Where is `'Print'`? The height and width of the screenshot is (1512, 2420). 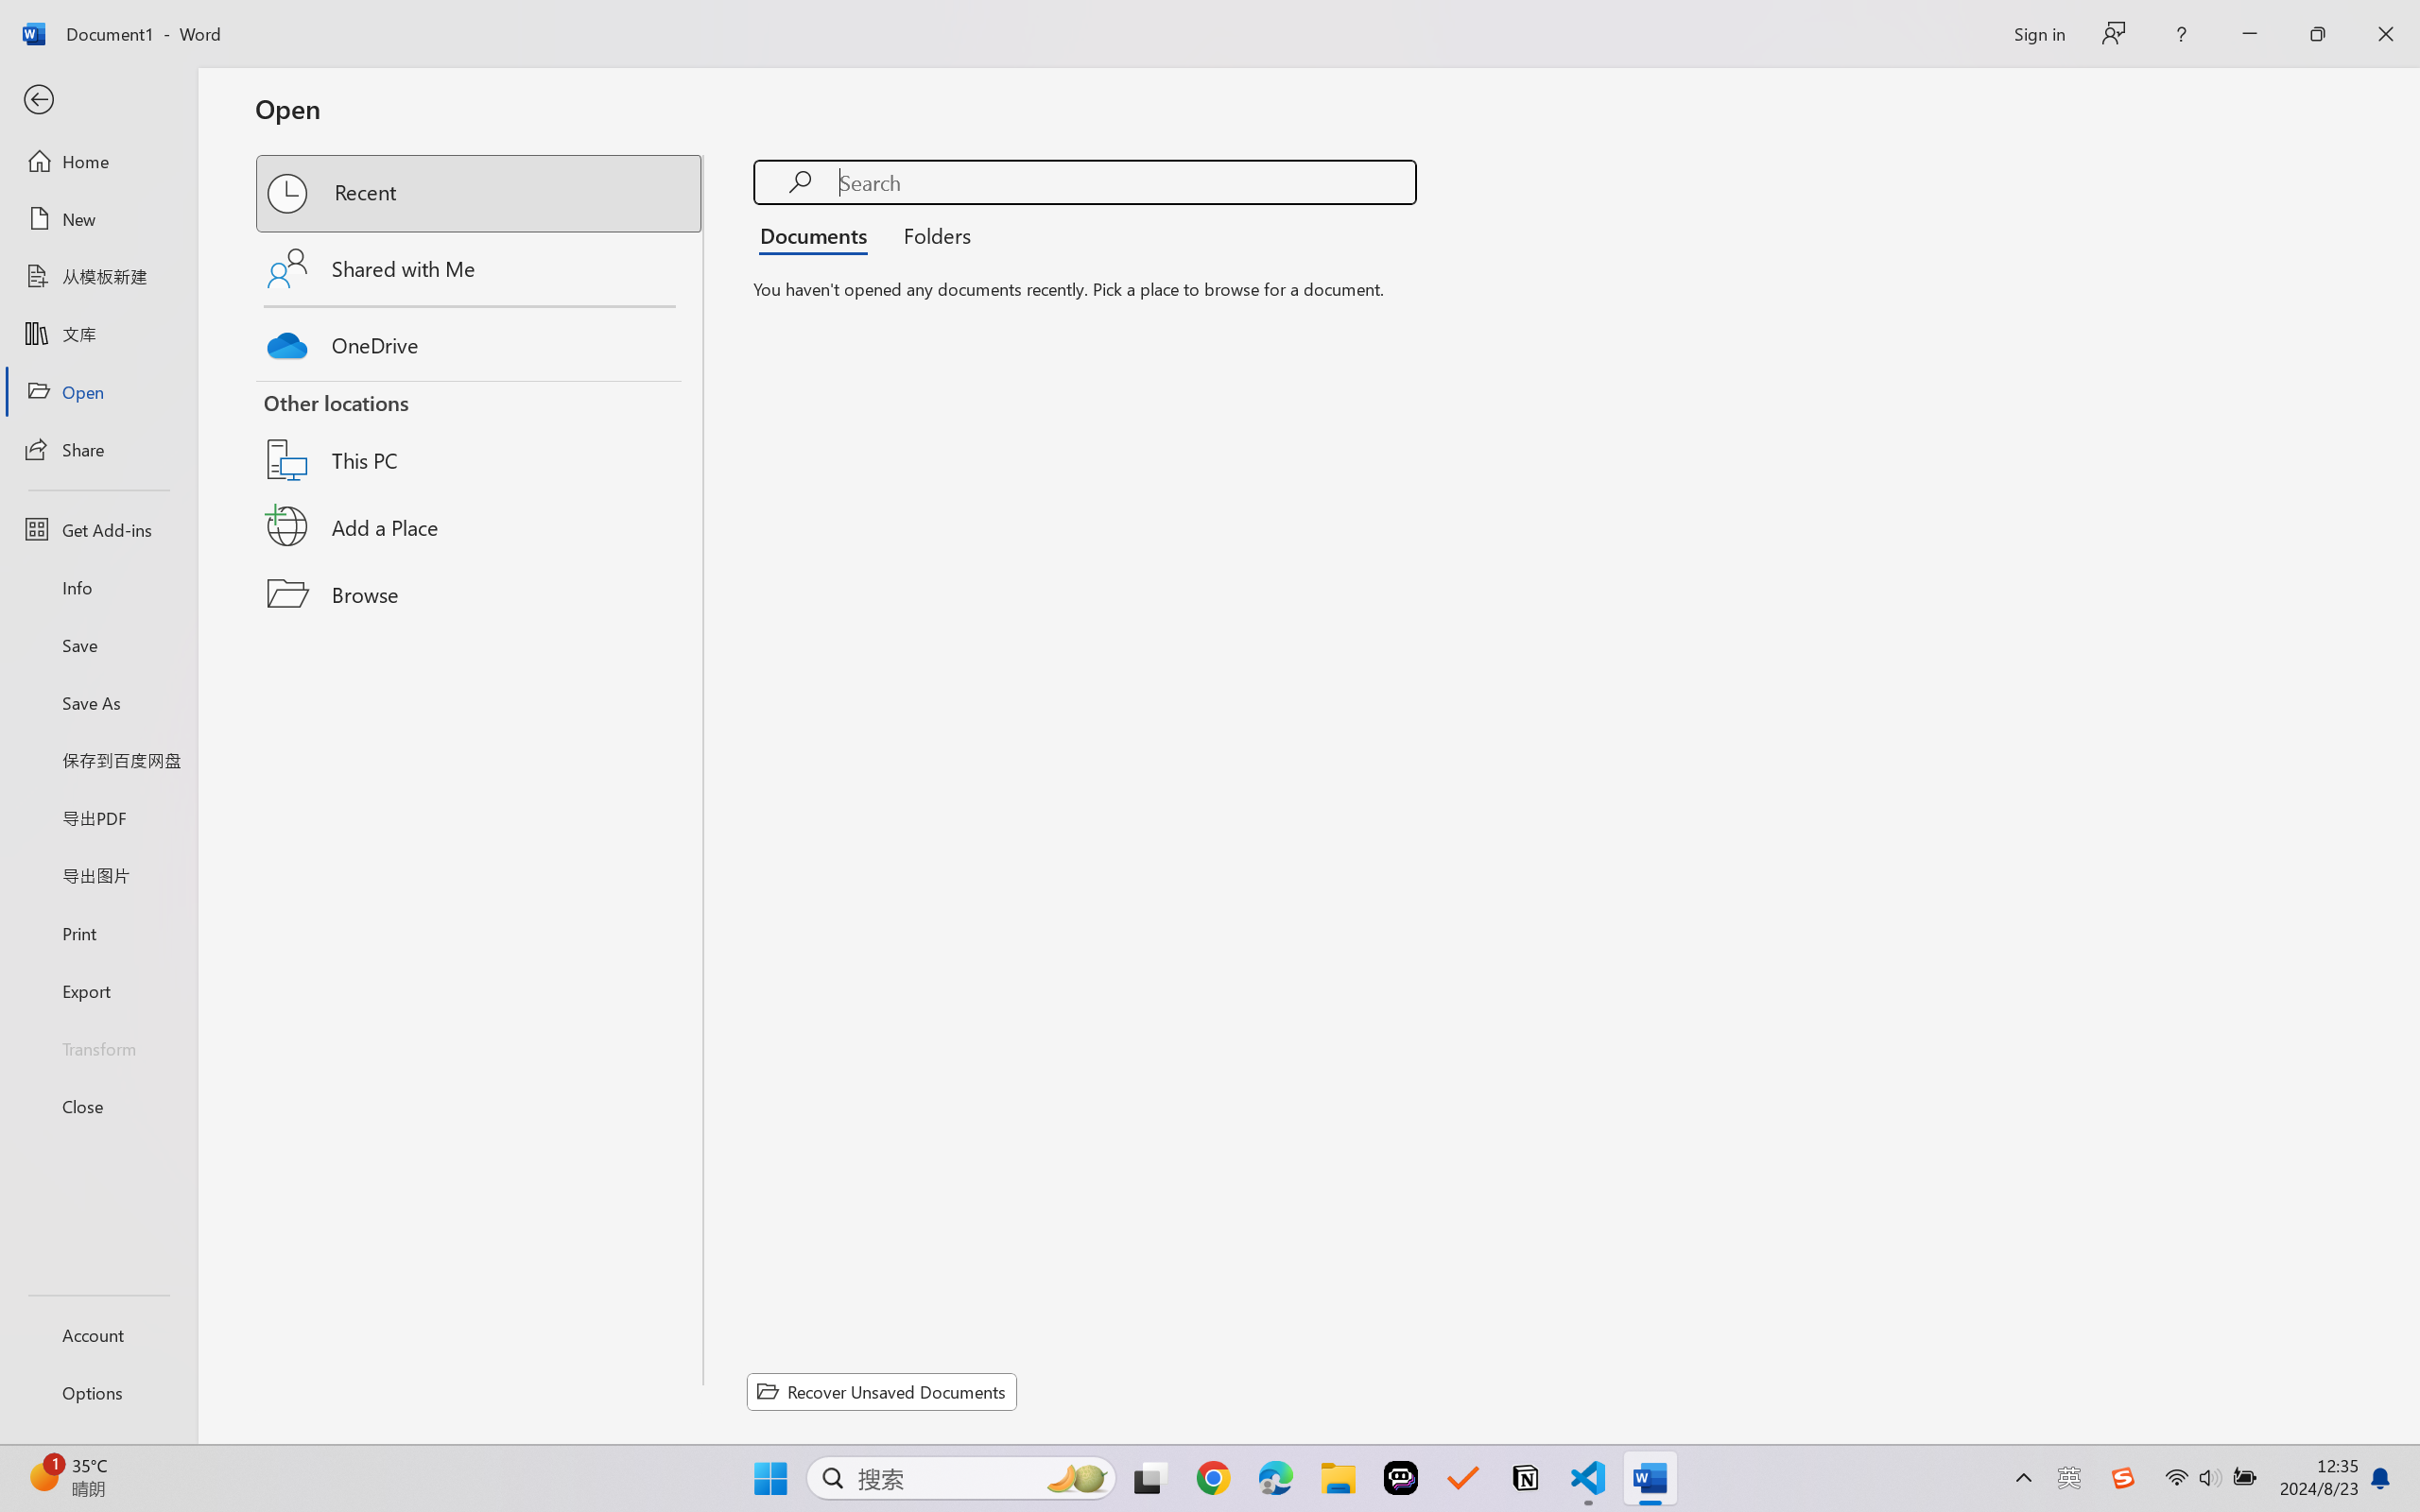 'Print' is located at coordinates (97, 933).